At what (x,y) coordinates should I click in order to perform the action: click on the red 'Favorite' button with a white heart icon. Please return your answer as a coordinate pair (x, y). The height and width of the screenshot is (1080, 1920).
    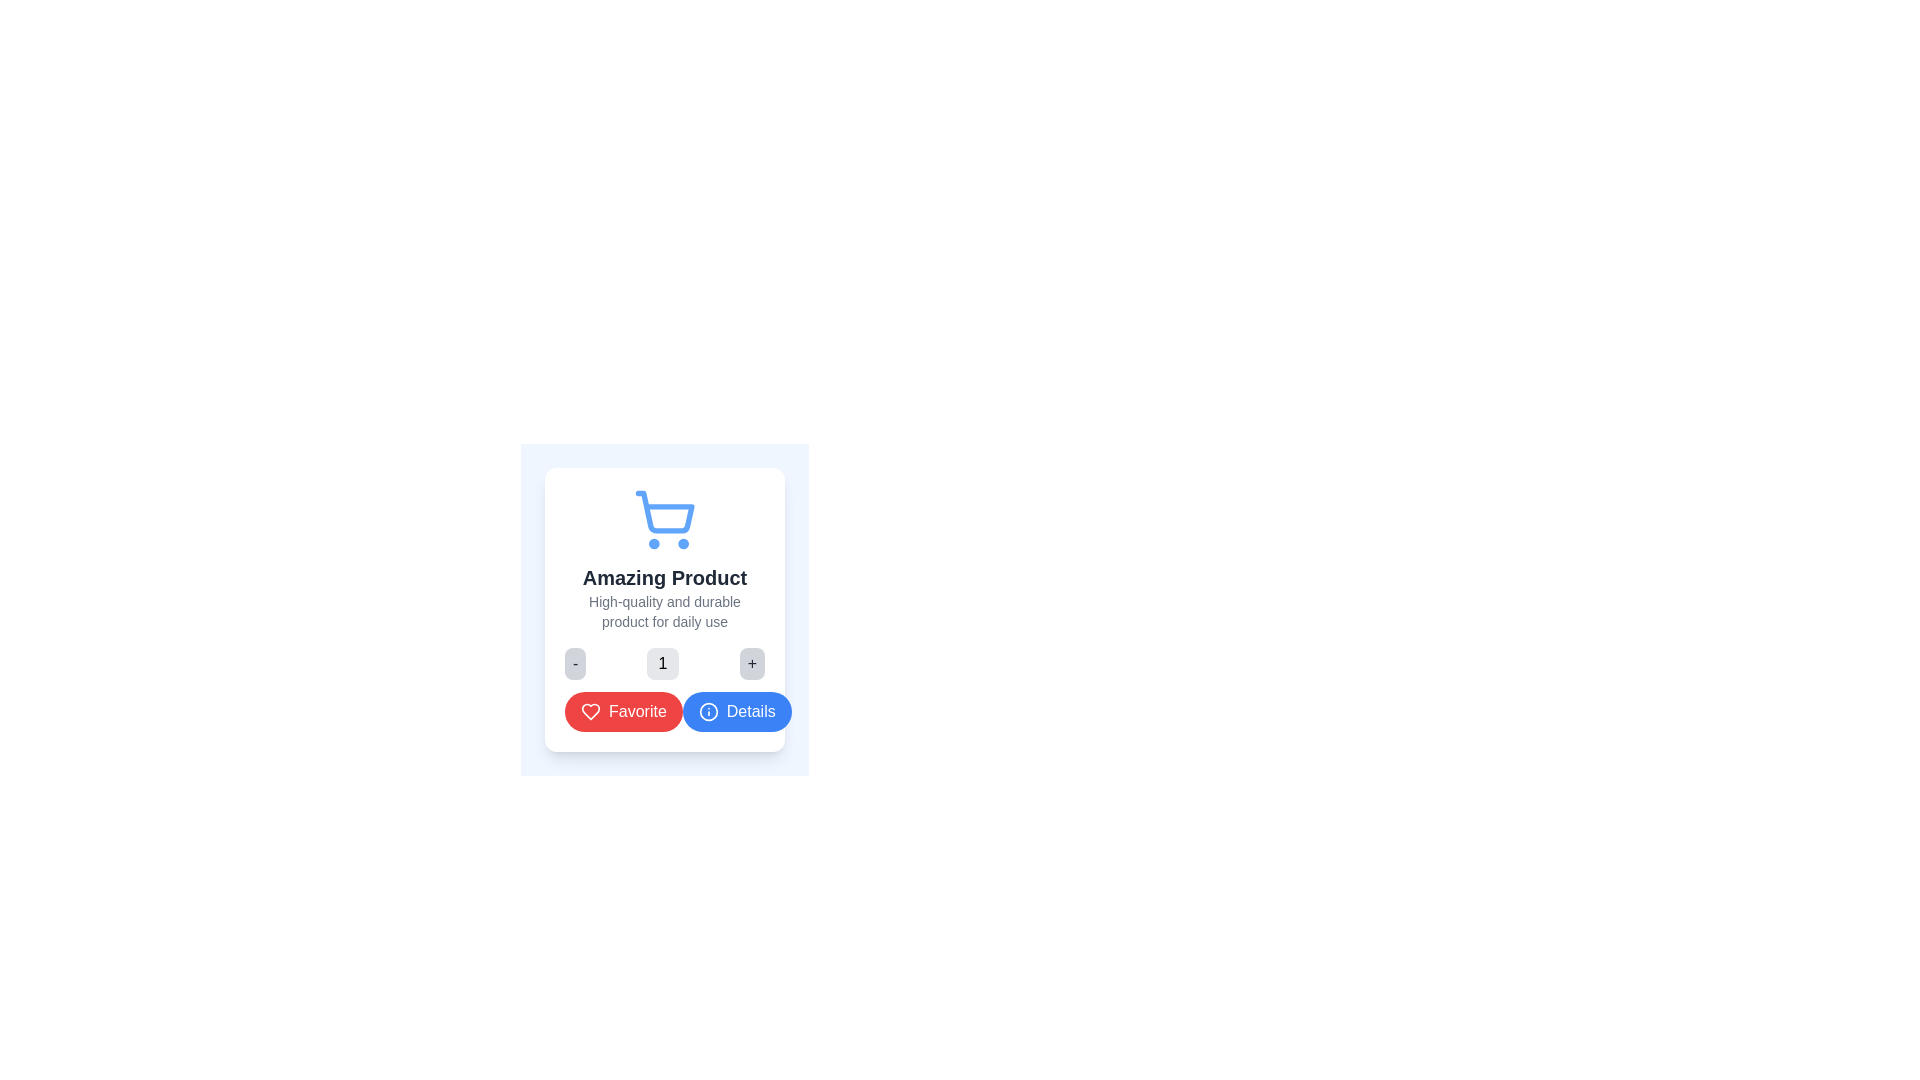
    Looking at the image, I should click on (622, 711).